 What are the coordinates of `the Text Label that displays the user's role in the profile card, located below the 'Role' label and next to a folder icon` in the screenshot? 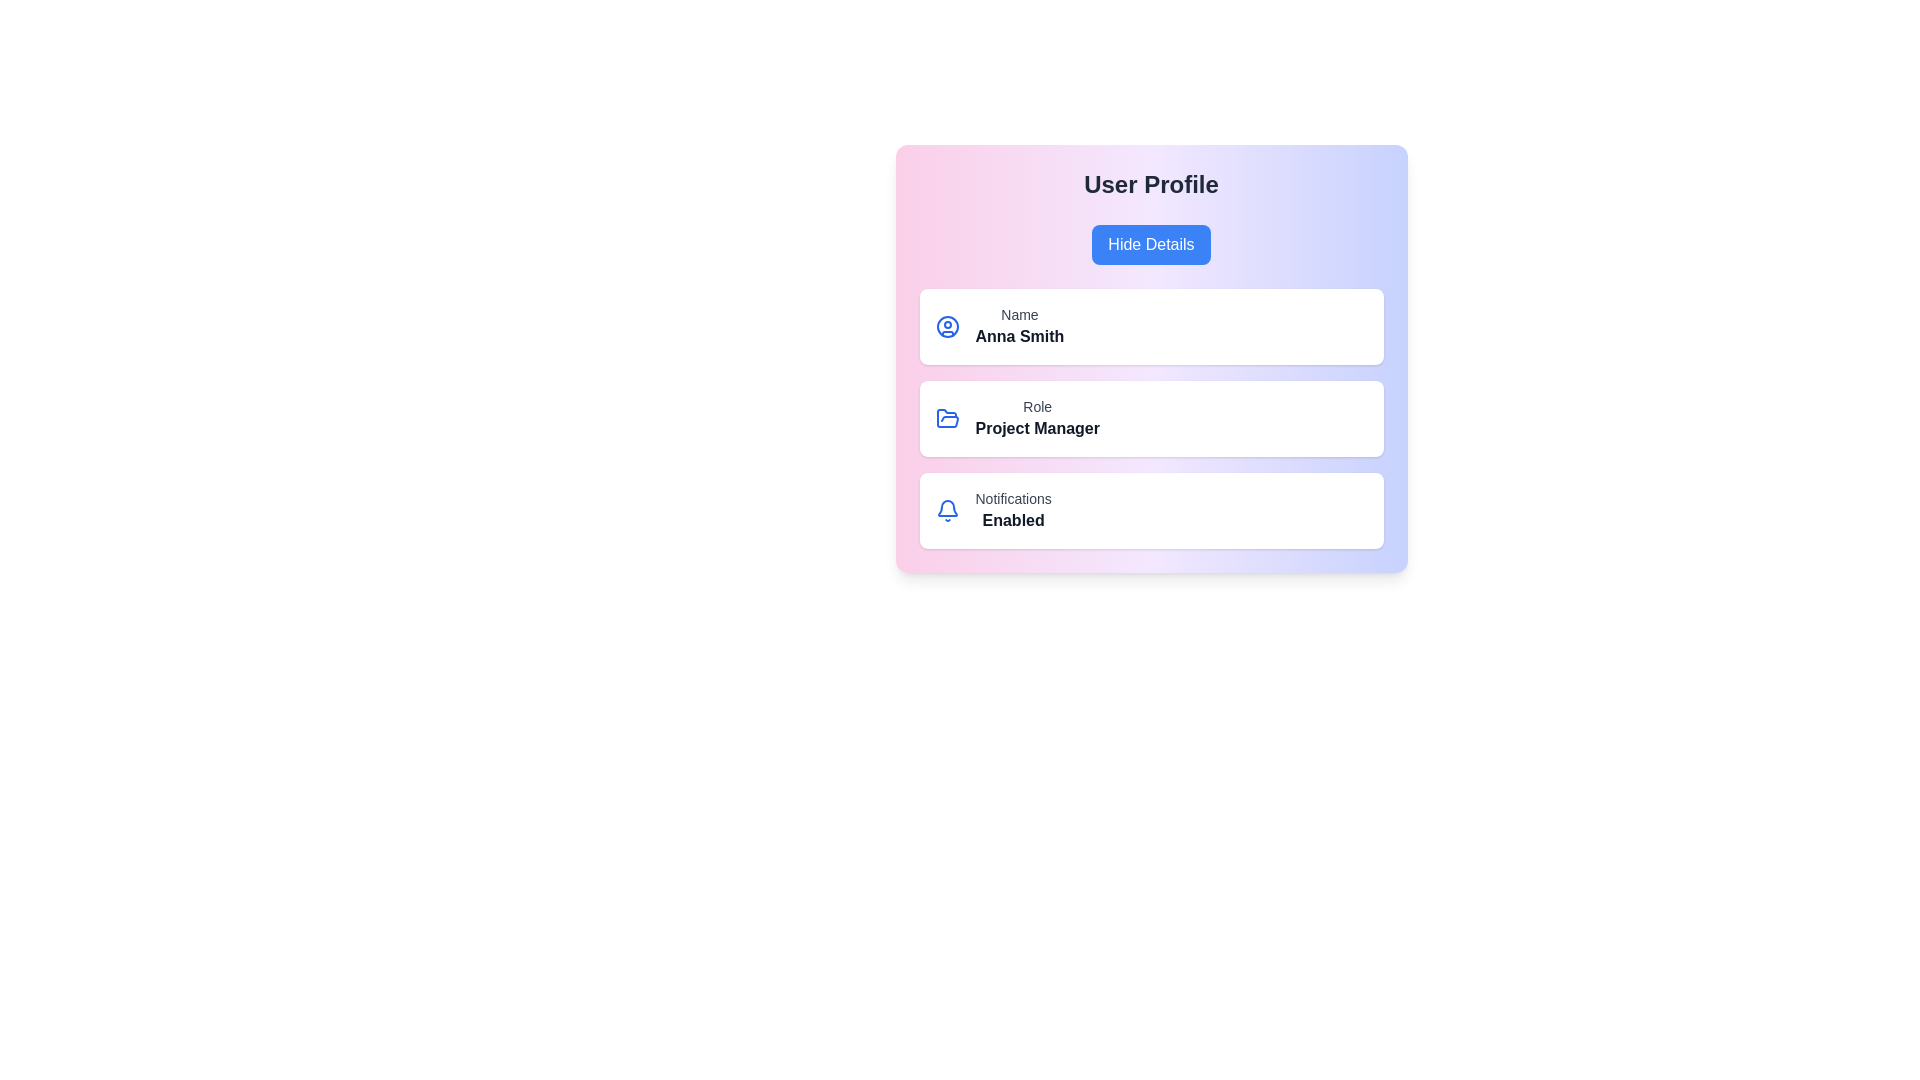 It's located at (1037, 427).